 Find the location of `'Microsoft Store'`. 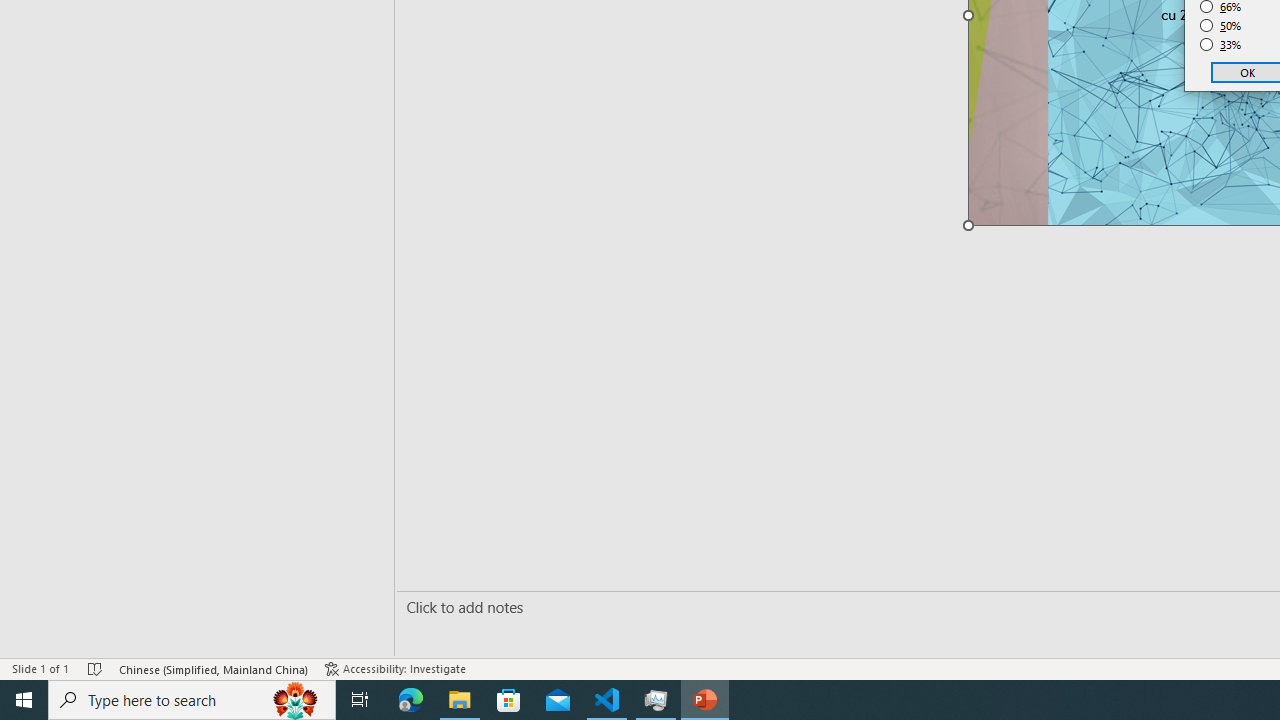

'Microsoft Store' is located at coordinates (509, 698).